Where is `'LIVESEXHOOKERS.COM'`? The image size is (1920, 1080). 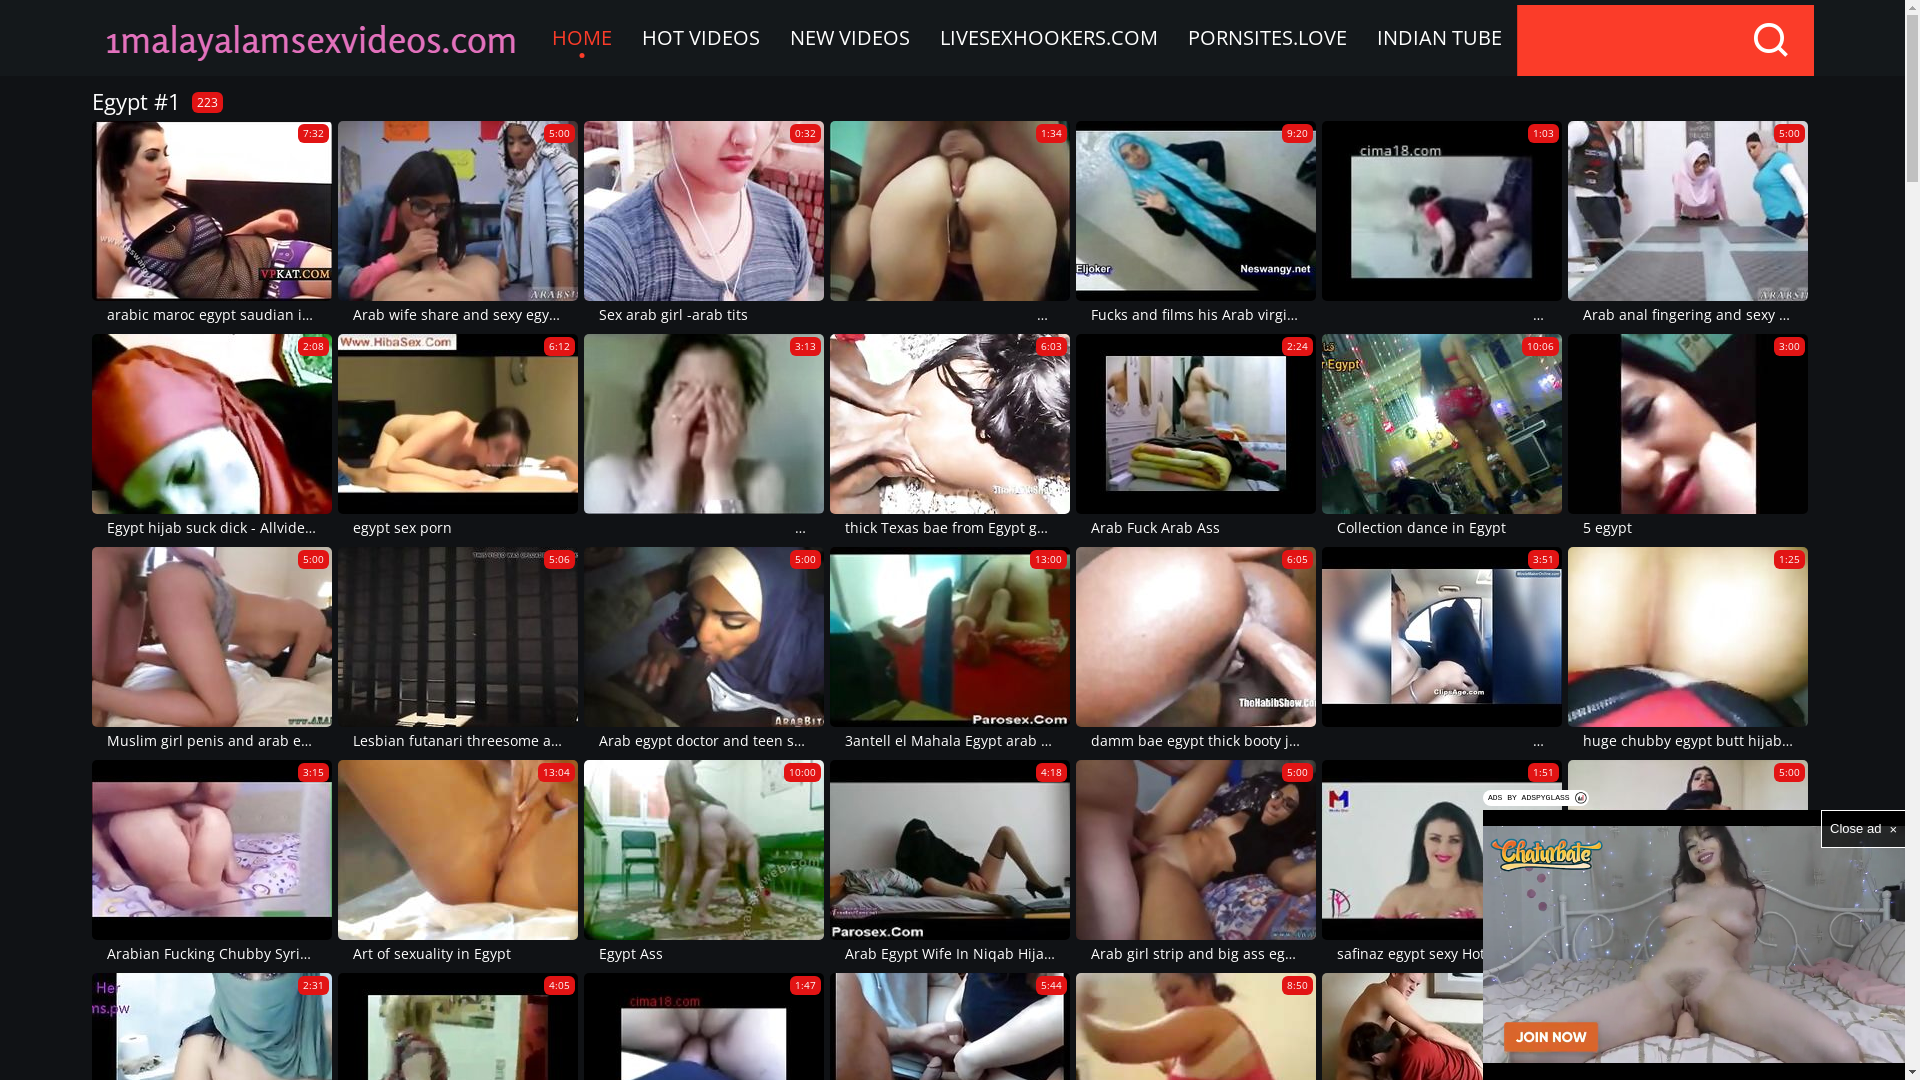
'LIVESEXHOOKERS.COM' is located at coordinates (1046, 38).